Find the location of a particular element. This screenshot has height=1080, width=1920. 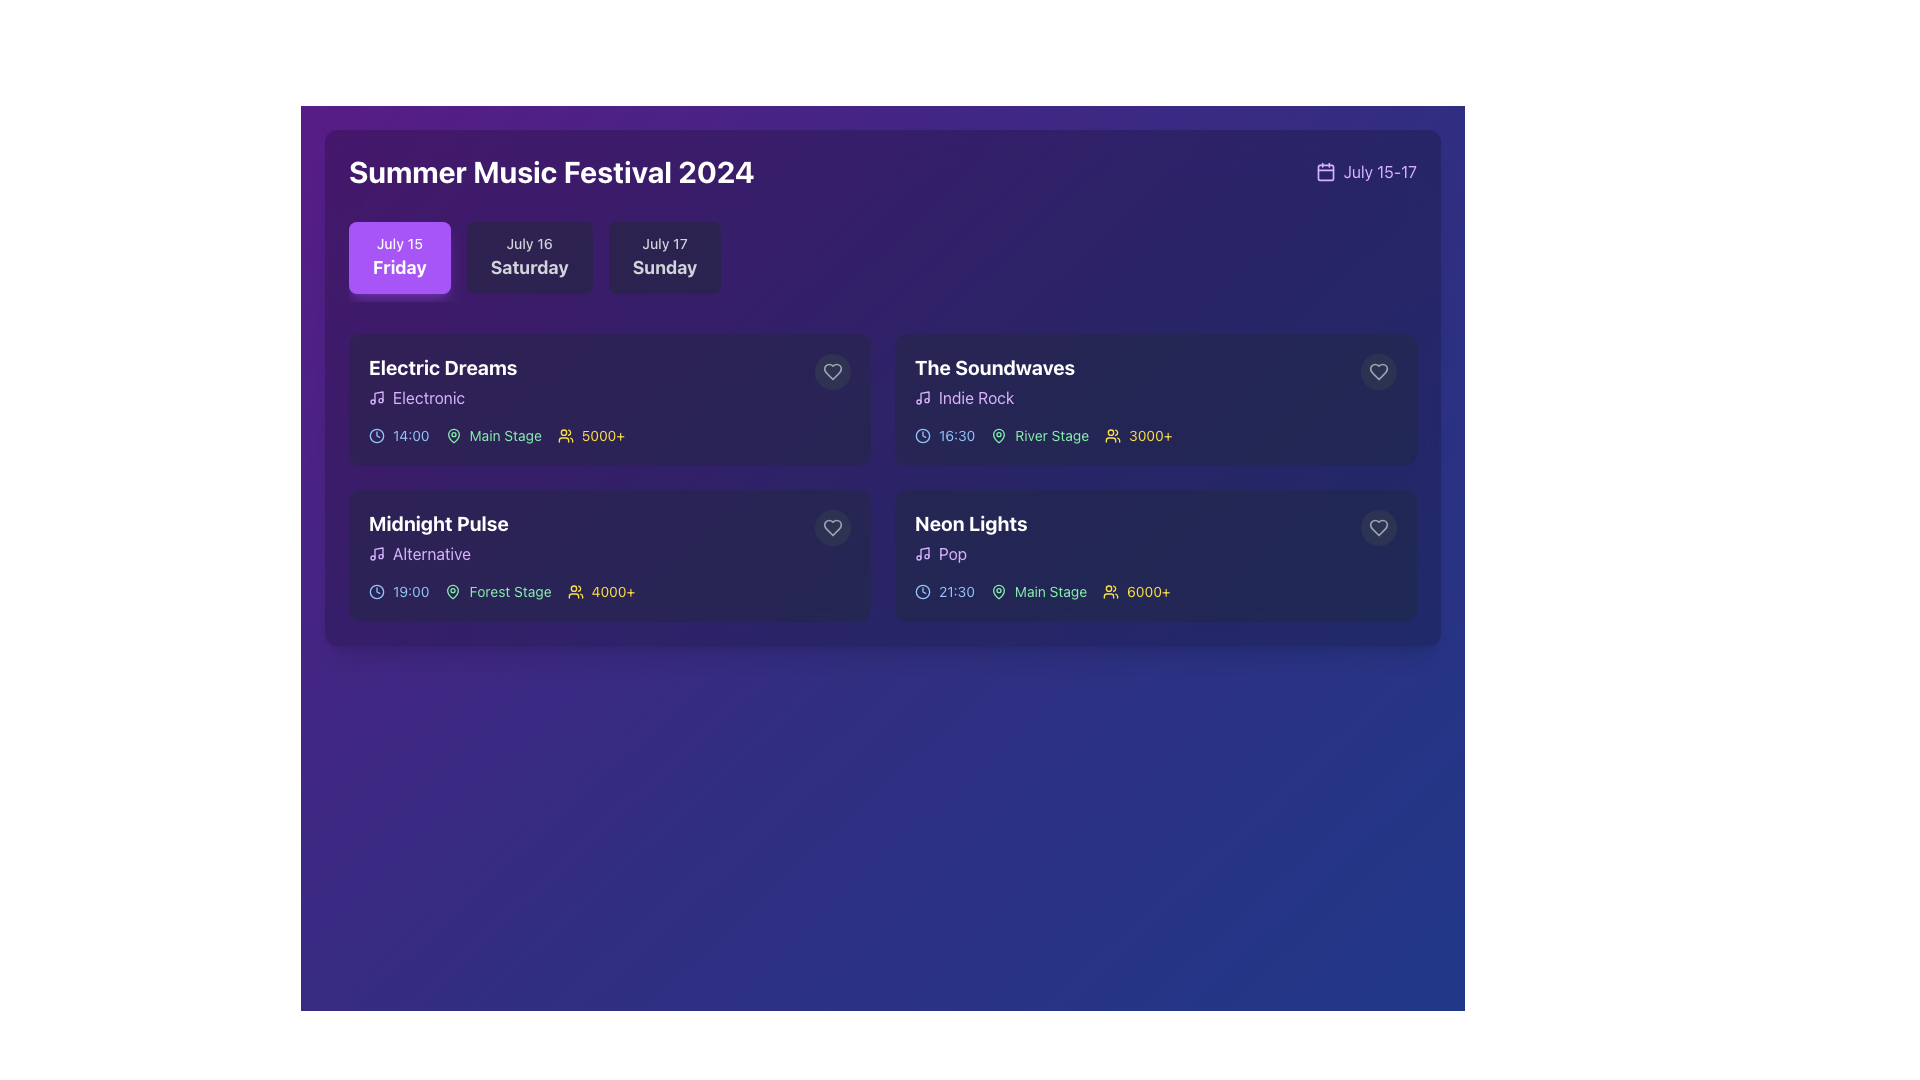

the static label displaying 'Indie Rock' with a purple hue and a music note icon is located at coordinates (995, 397).